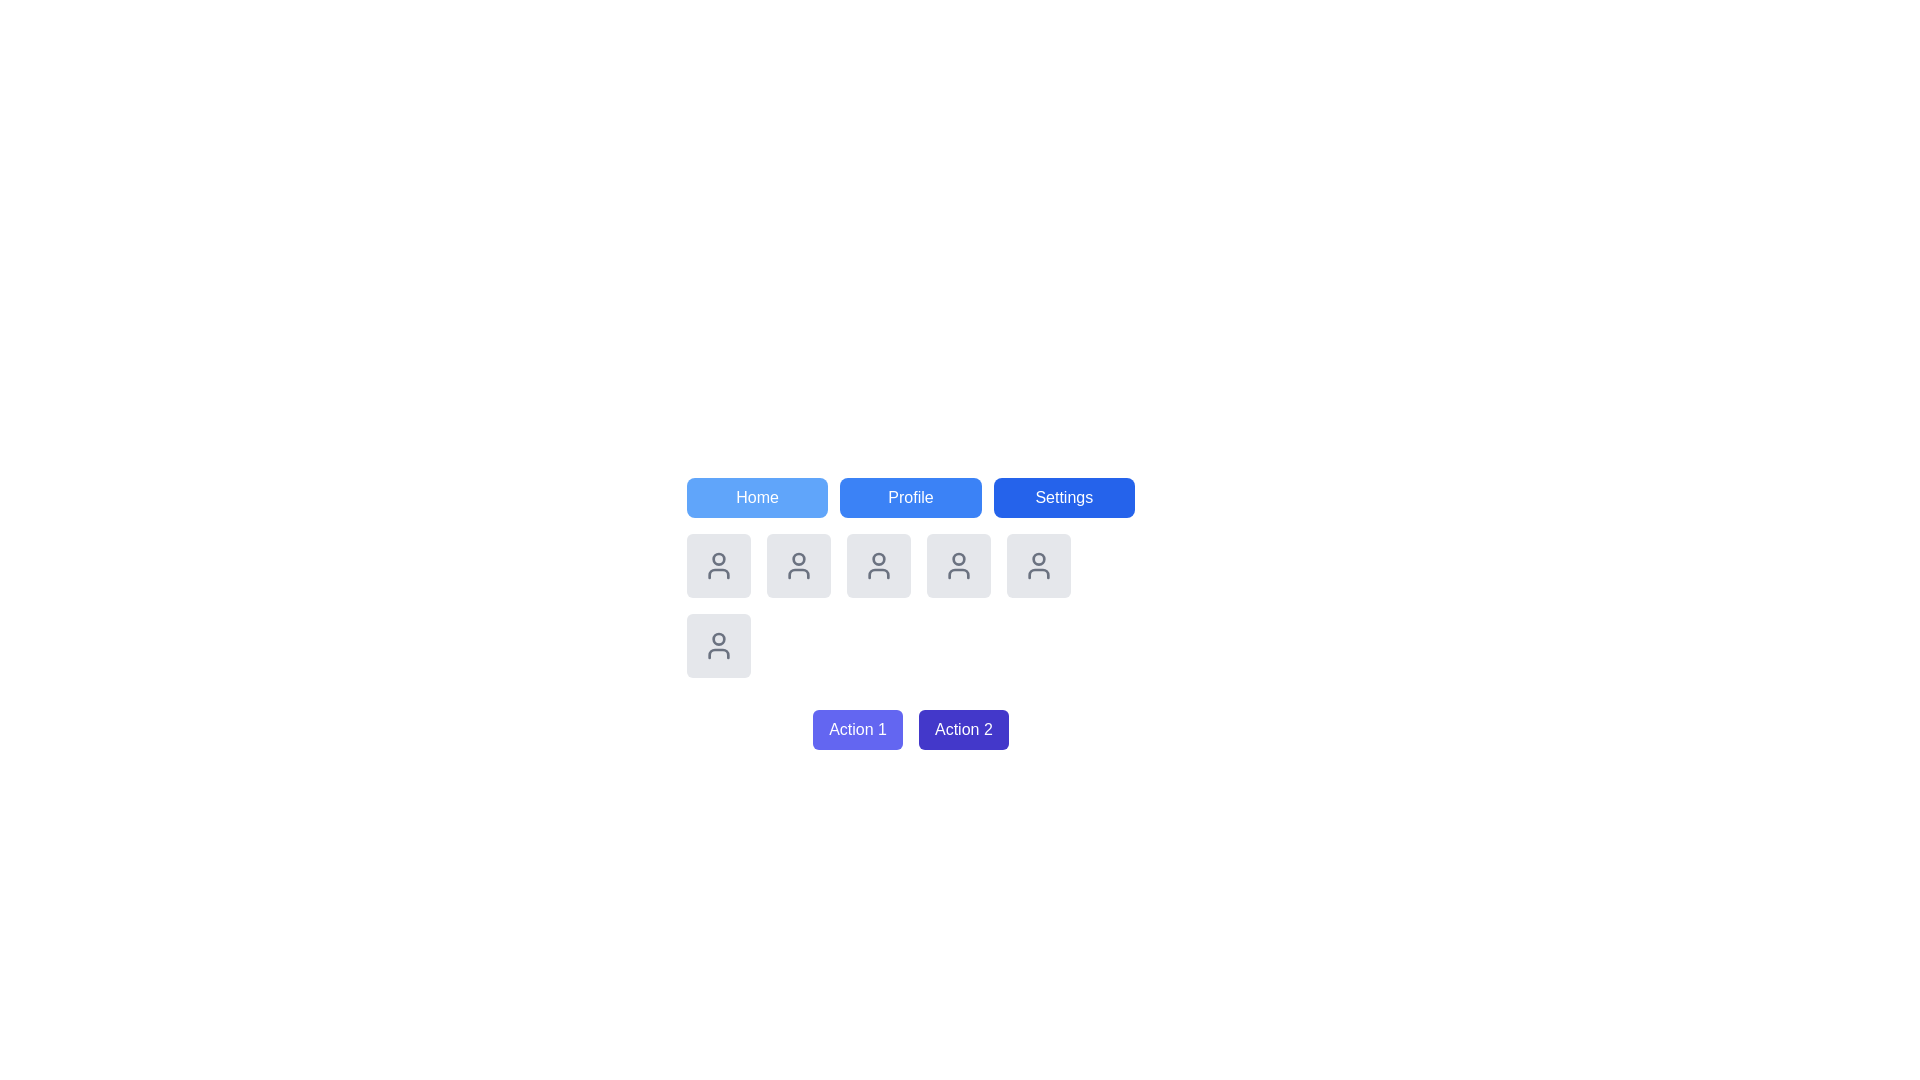 The width and height of the screenshot is (1920, 1080). What do you see at coordinates (719, 566) in the screenshot?
I see `the first user profile icon, which is a circular head with a semi-oval body outline styled in gray` at bounding box center [719, 566].